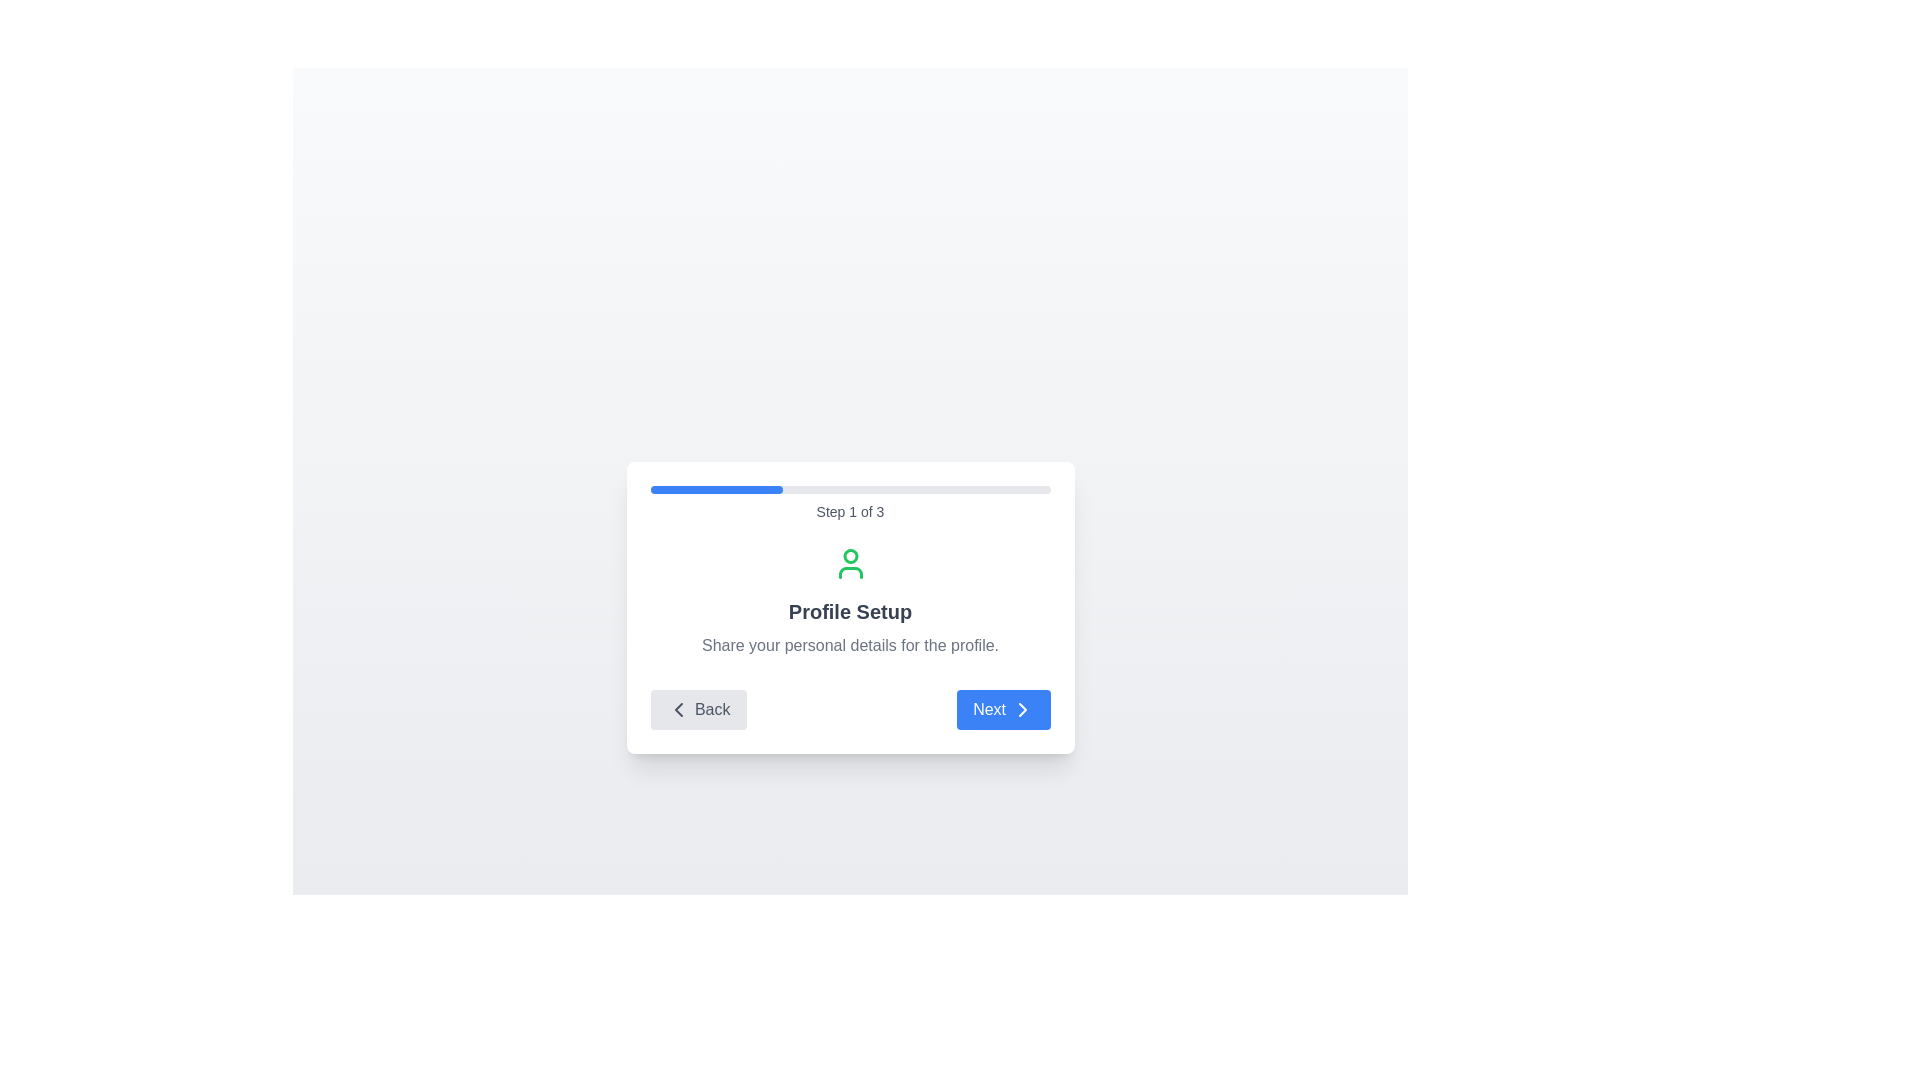 This screenshot has height=1080, width=1920. What do you see at coordinates (850, 489) in the screenshot?
I see `the horizontally aligned progress bar at the top of the card, which has a gray background and a blue filled segment, located above the text 'Step 1 of 3'` at bounding box center [850, 489].